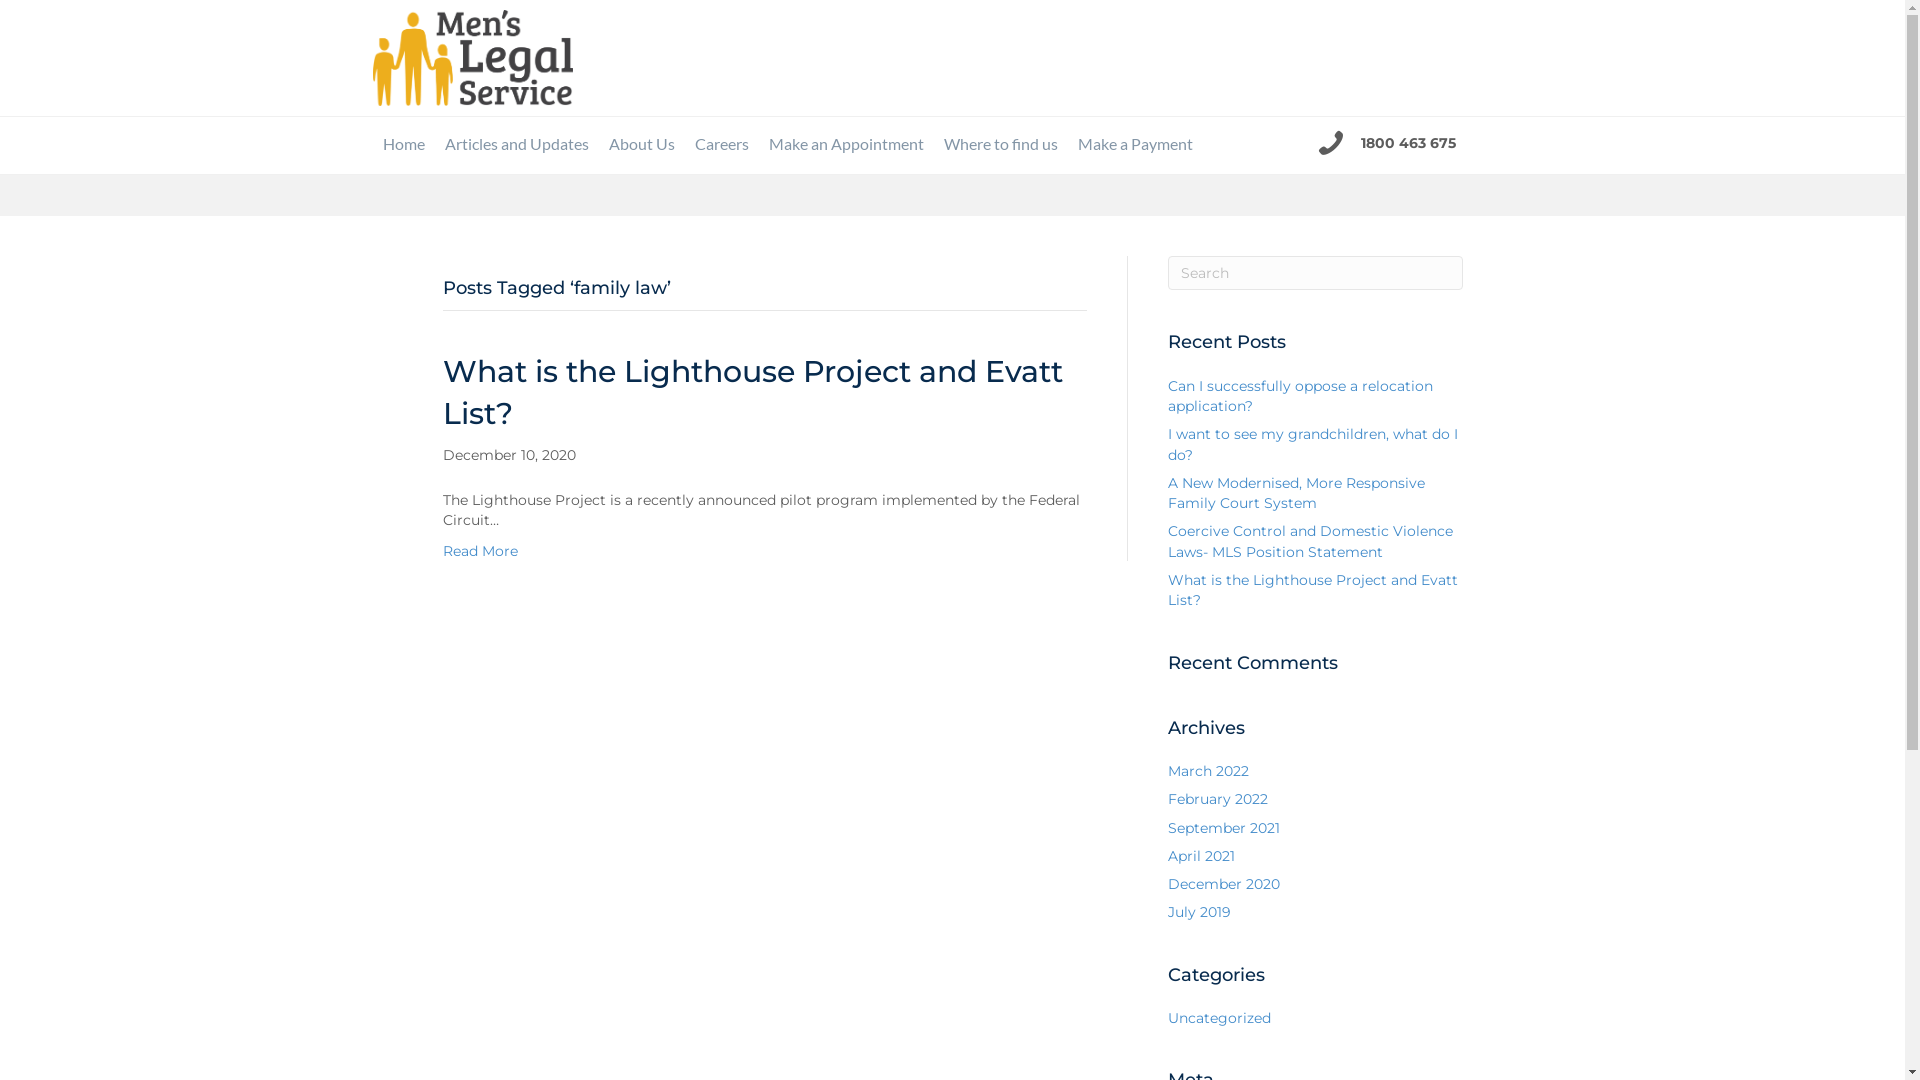 The width and height of the screenshot is (1920, 1080). Describe the element at coordinates (1167, 797) in the screenshot. I see `'February 2022'` at that location.